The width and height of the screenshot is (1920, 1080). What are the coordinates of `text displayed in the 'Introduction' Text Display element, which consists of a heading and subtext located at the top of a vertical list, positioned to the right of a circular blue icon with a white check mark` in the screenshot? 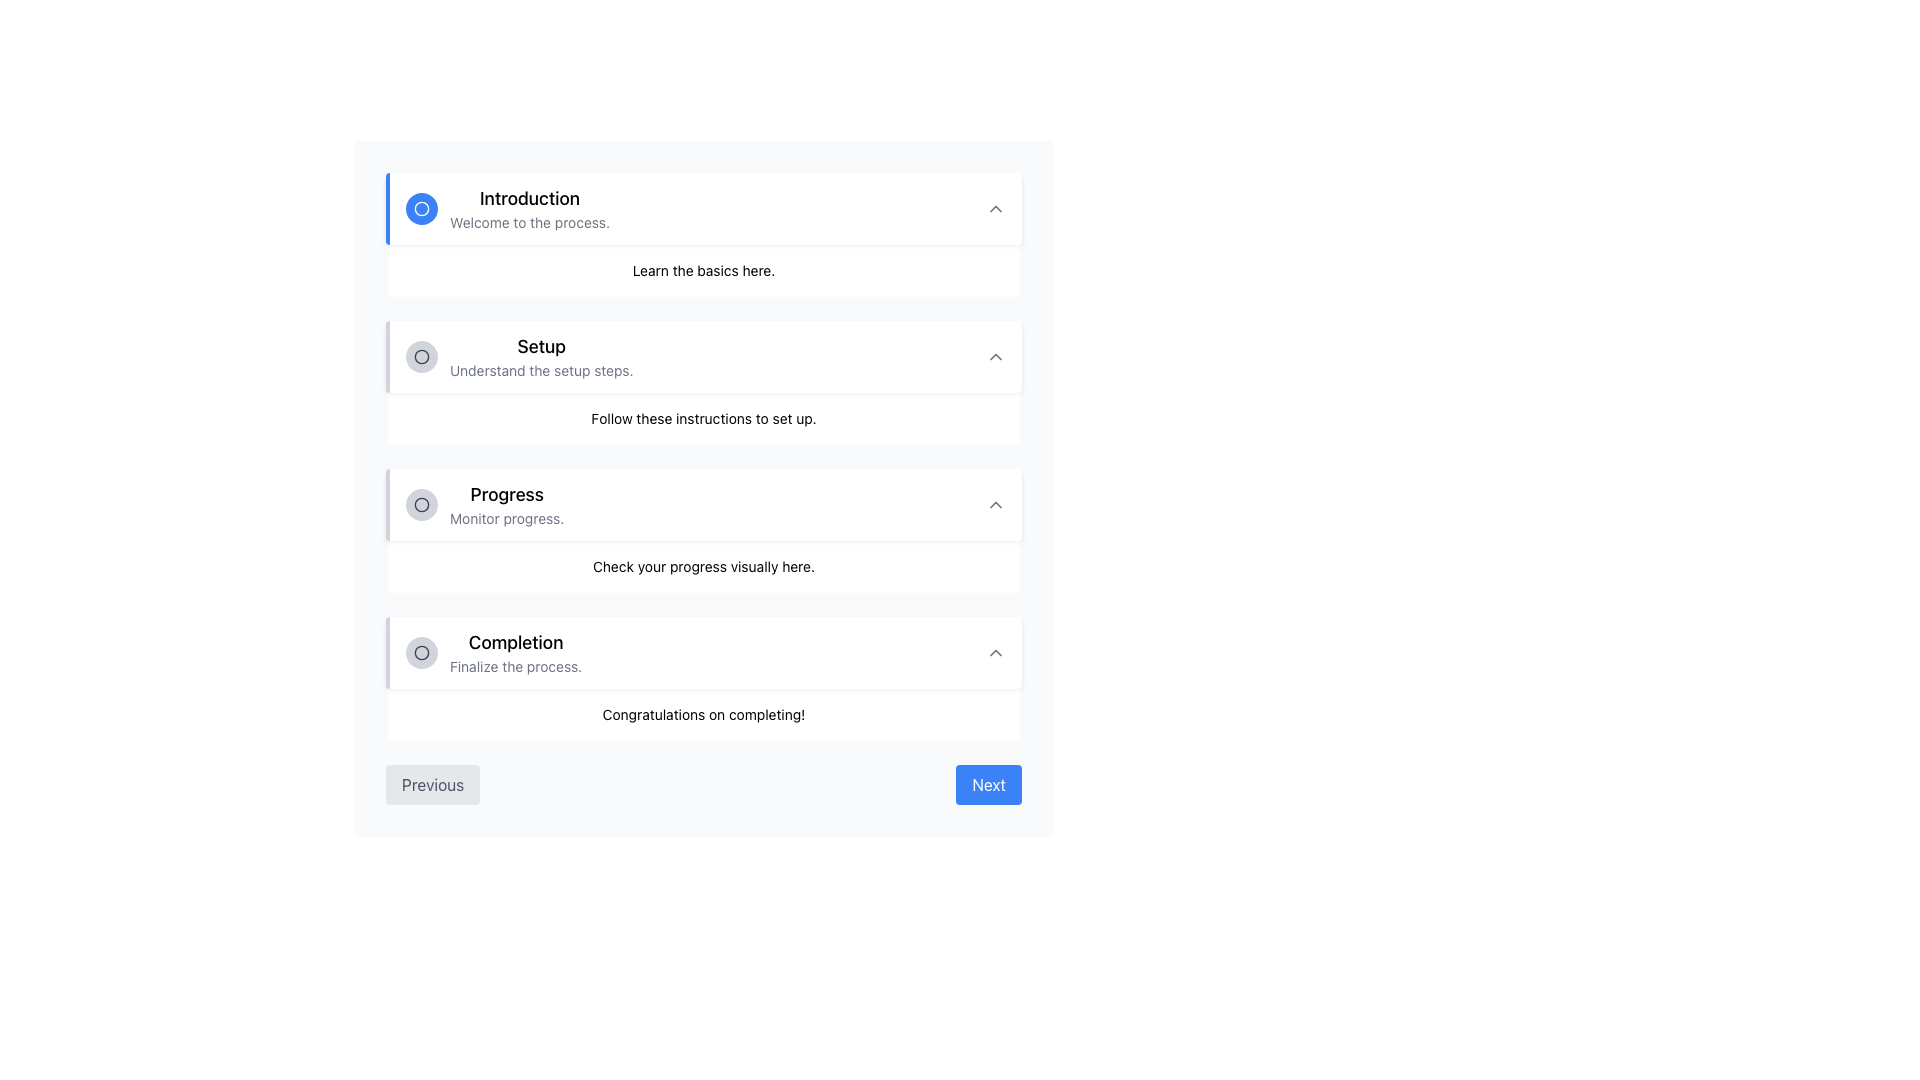 It's located at (530, 208).